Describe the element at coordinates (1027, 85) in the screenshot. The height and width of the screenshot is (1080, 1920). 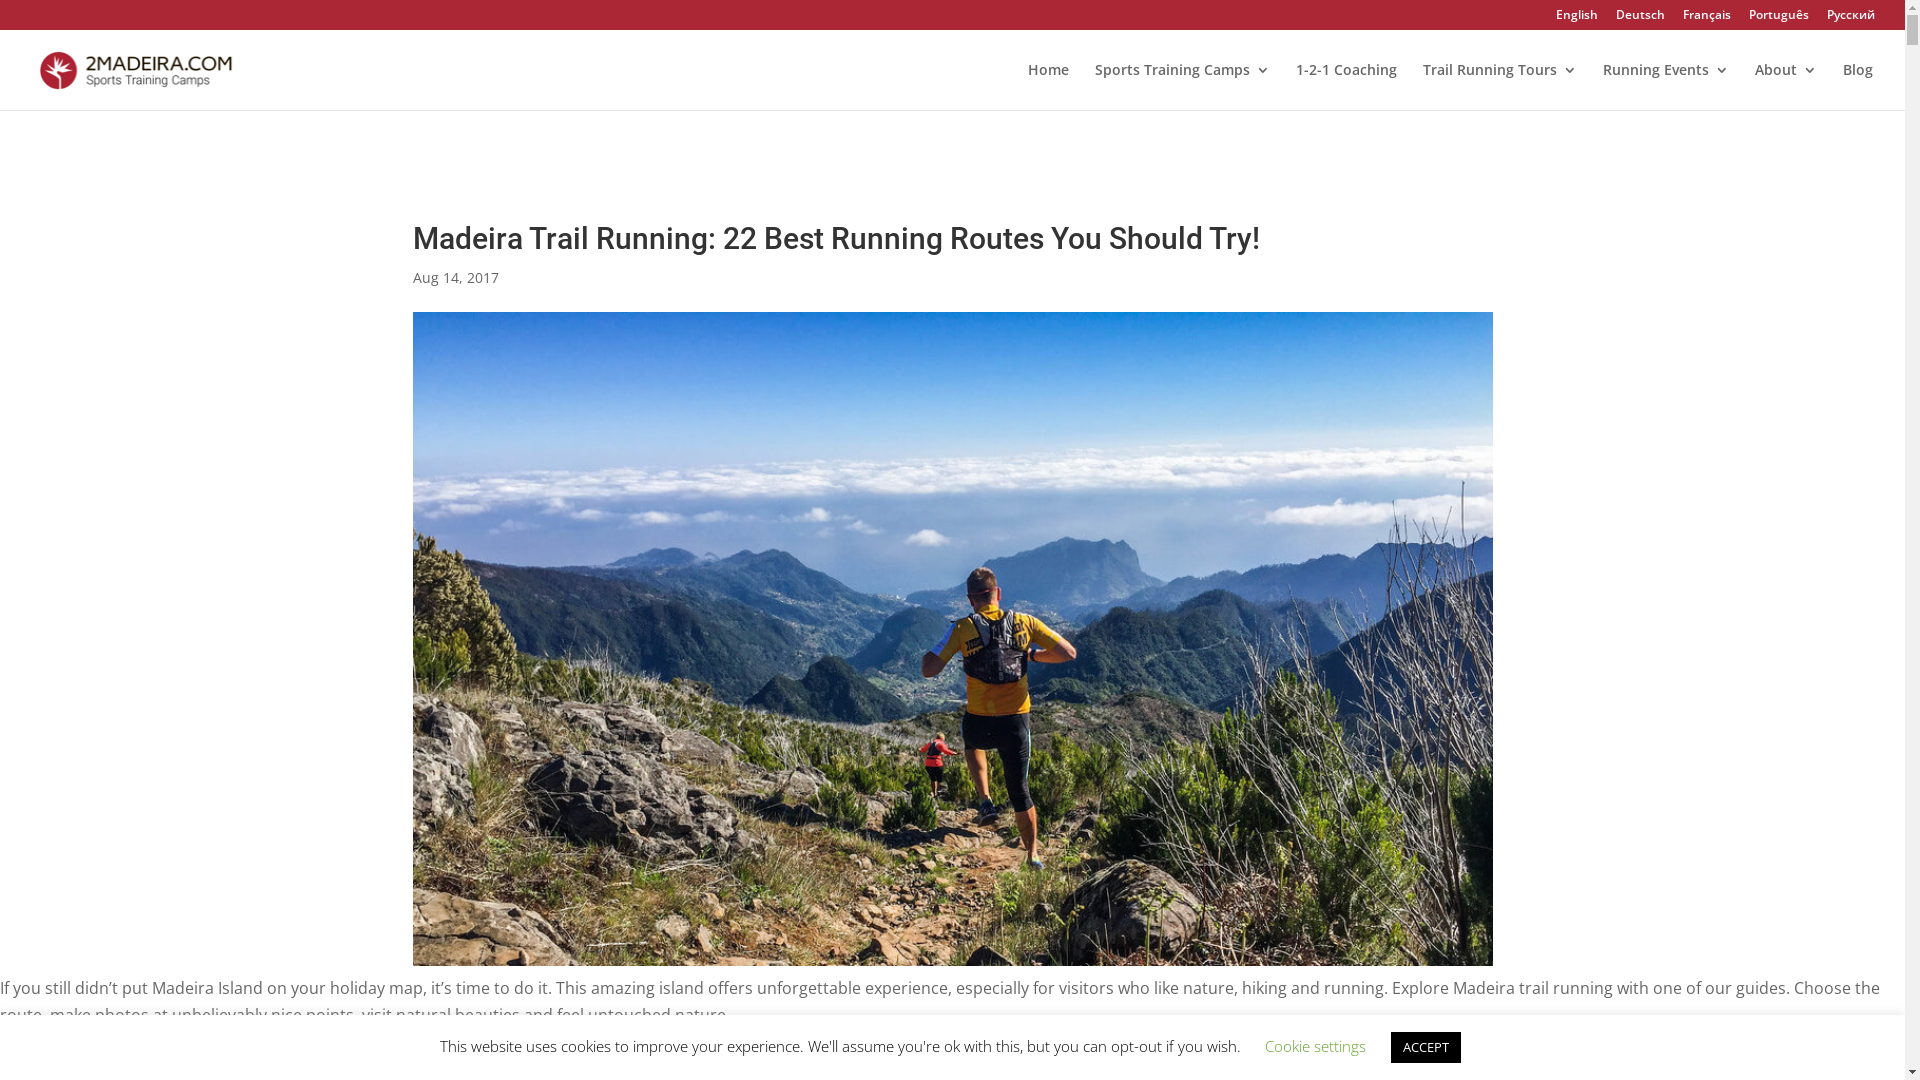
I see `'Home'` at that location.